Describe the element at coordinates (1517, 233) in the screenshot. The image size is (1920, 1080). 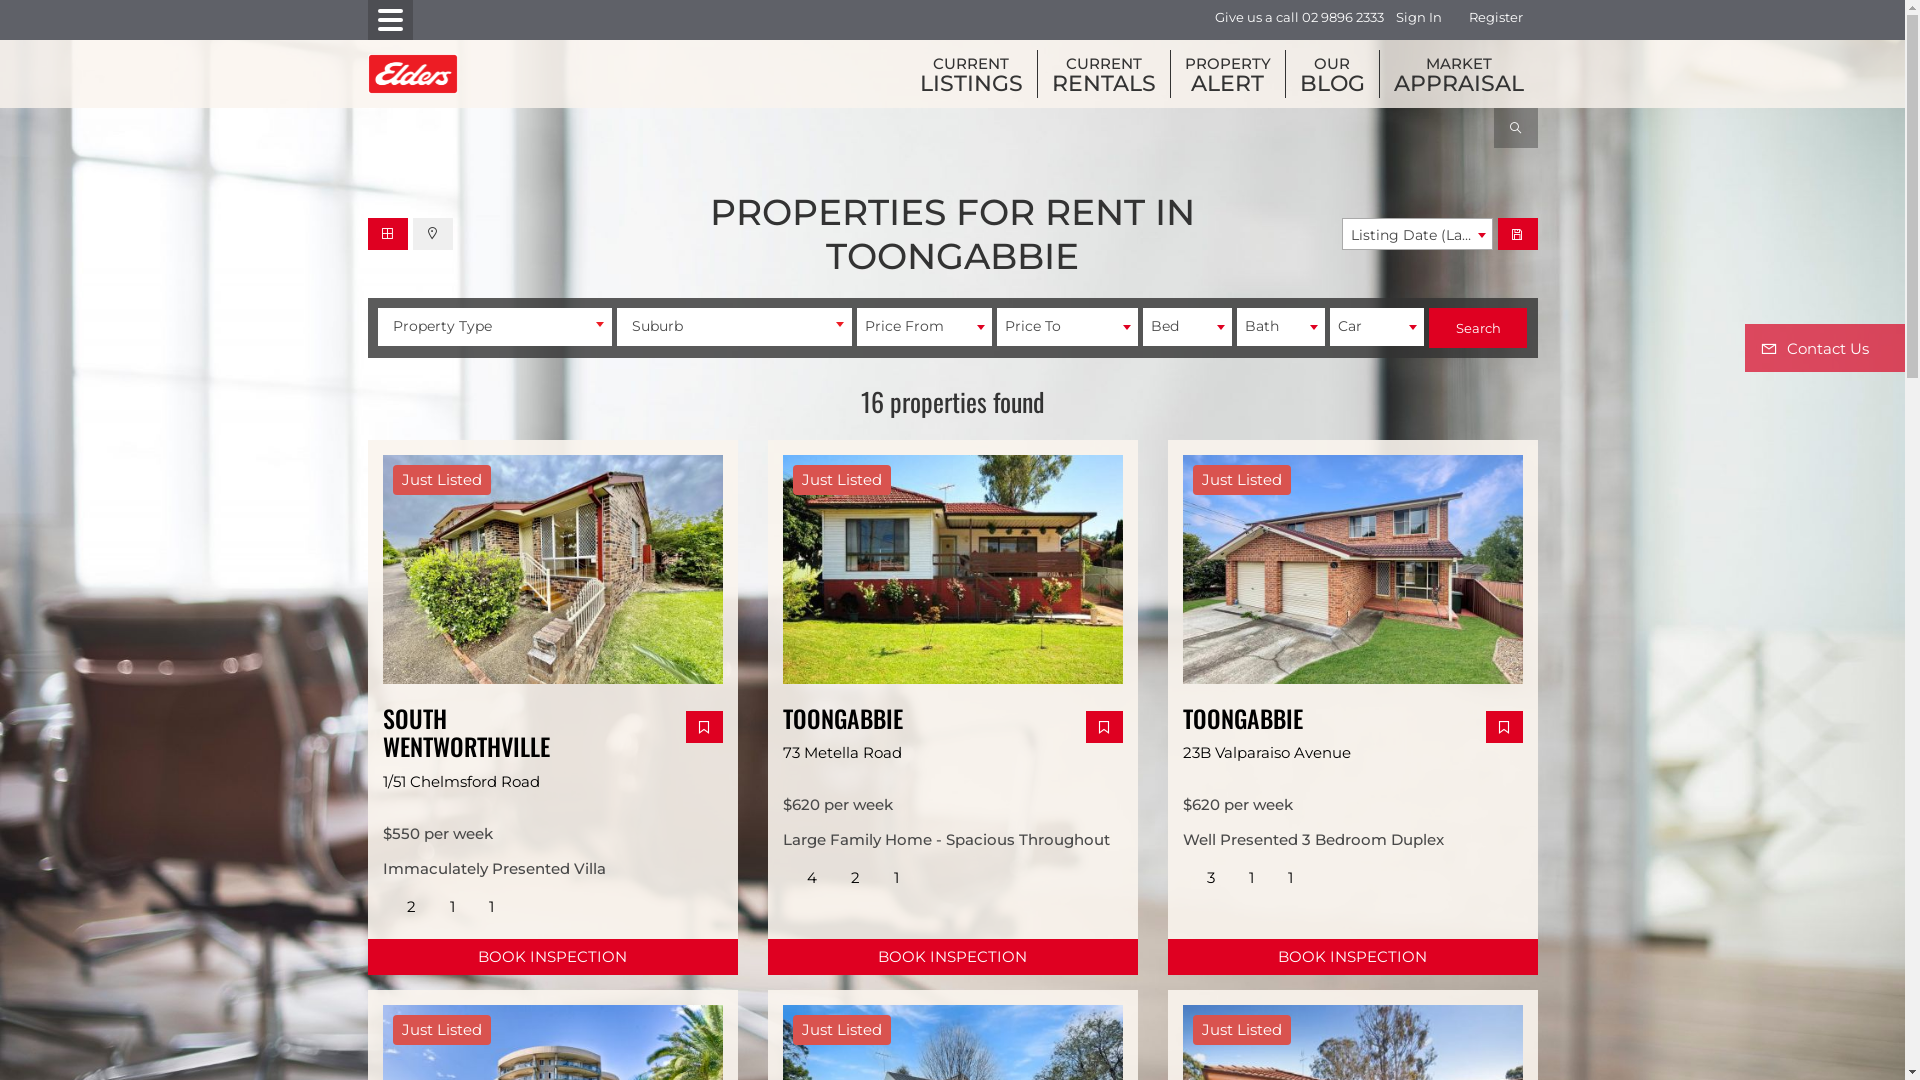
I see `'Save Search'` at that location.